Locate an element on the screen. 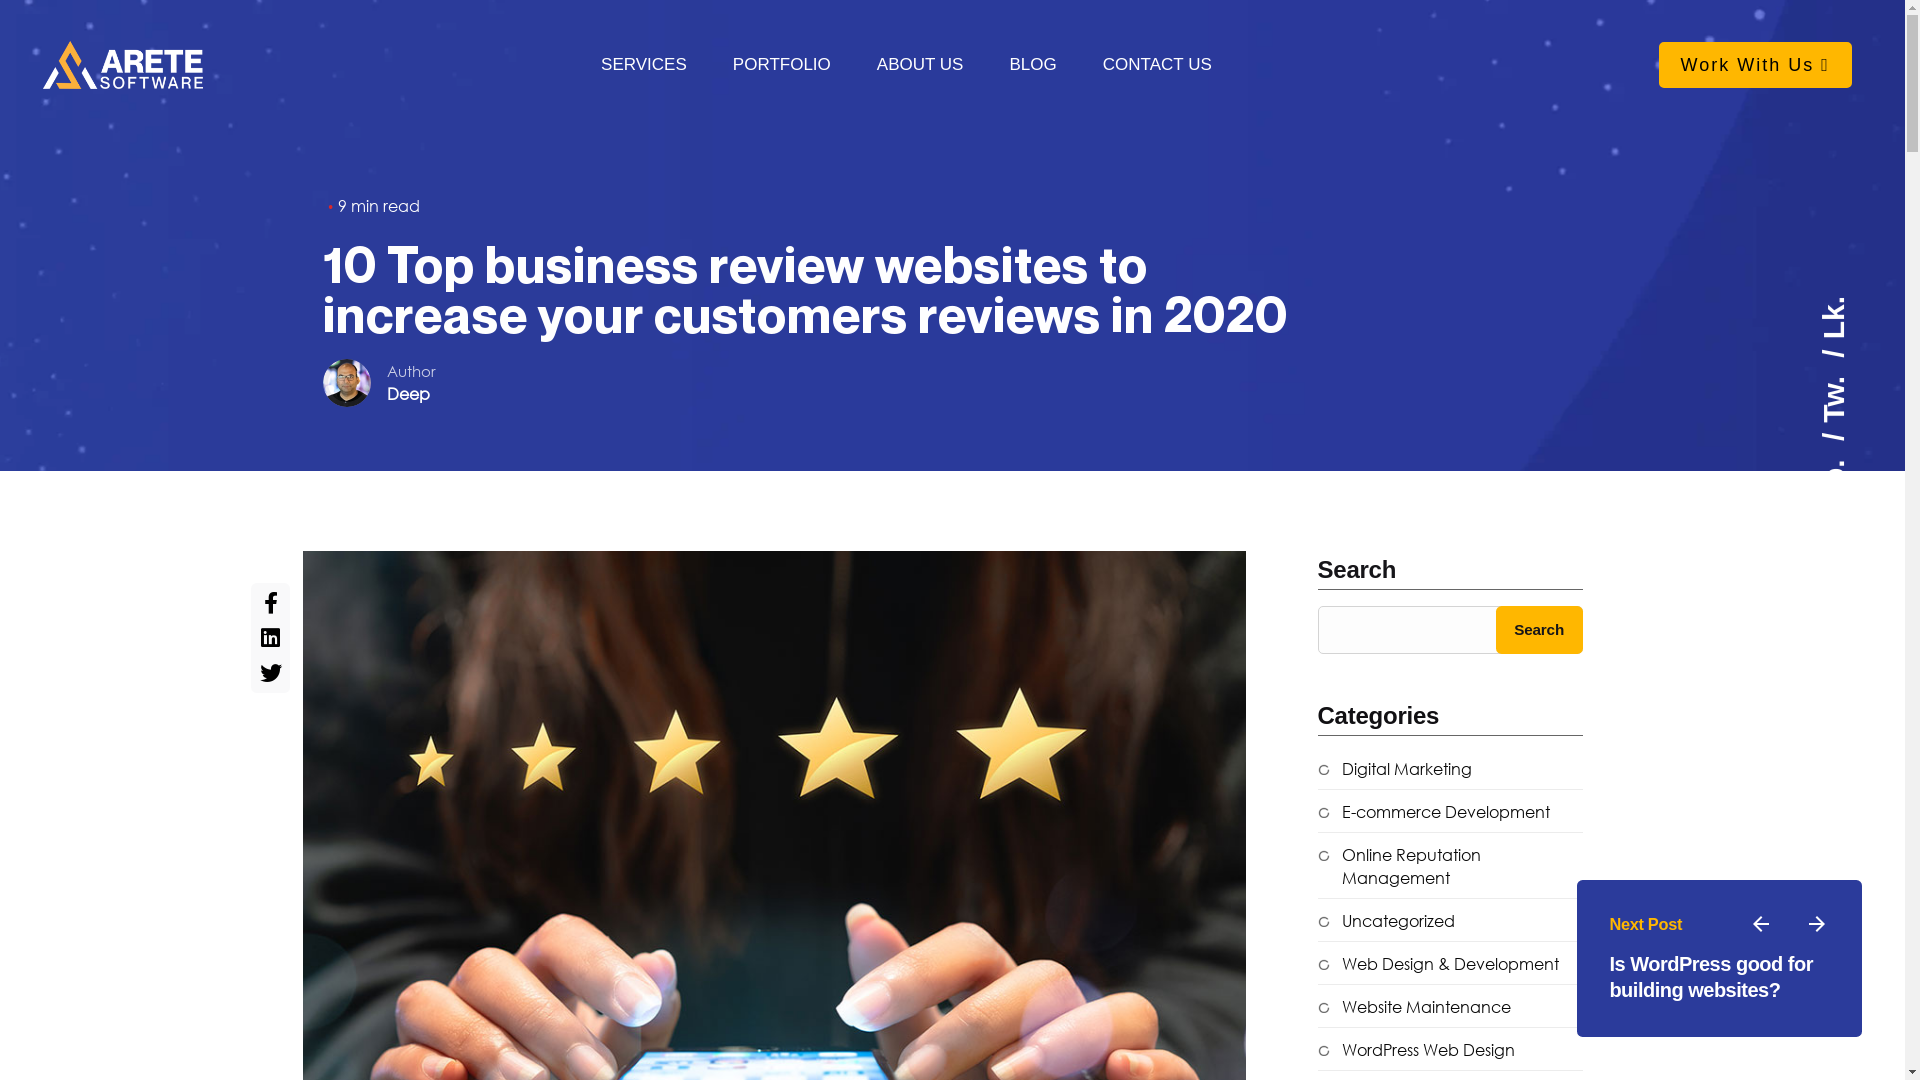 Image resolution: width=1920 pixels, height=1080 pixels. 'Online Reputation Management' is located at coordinates (1318, 866).